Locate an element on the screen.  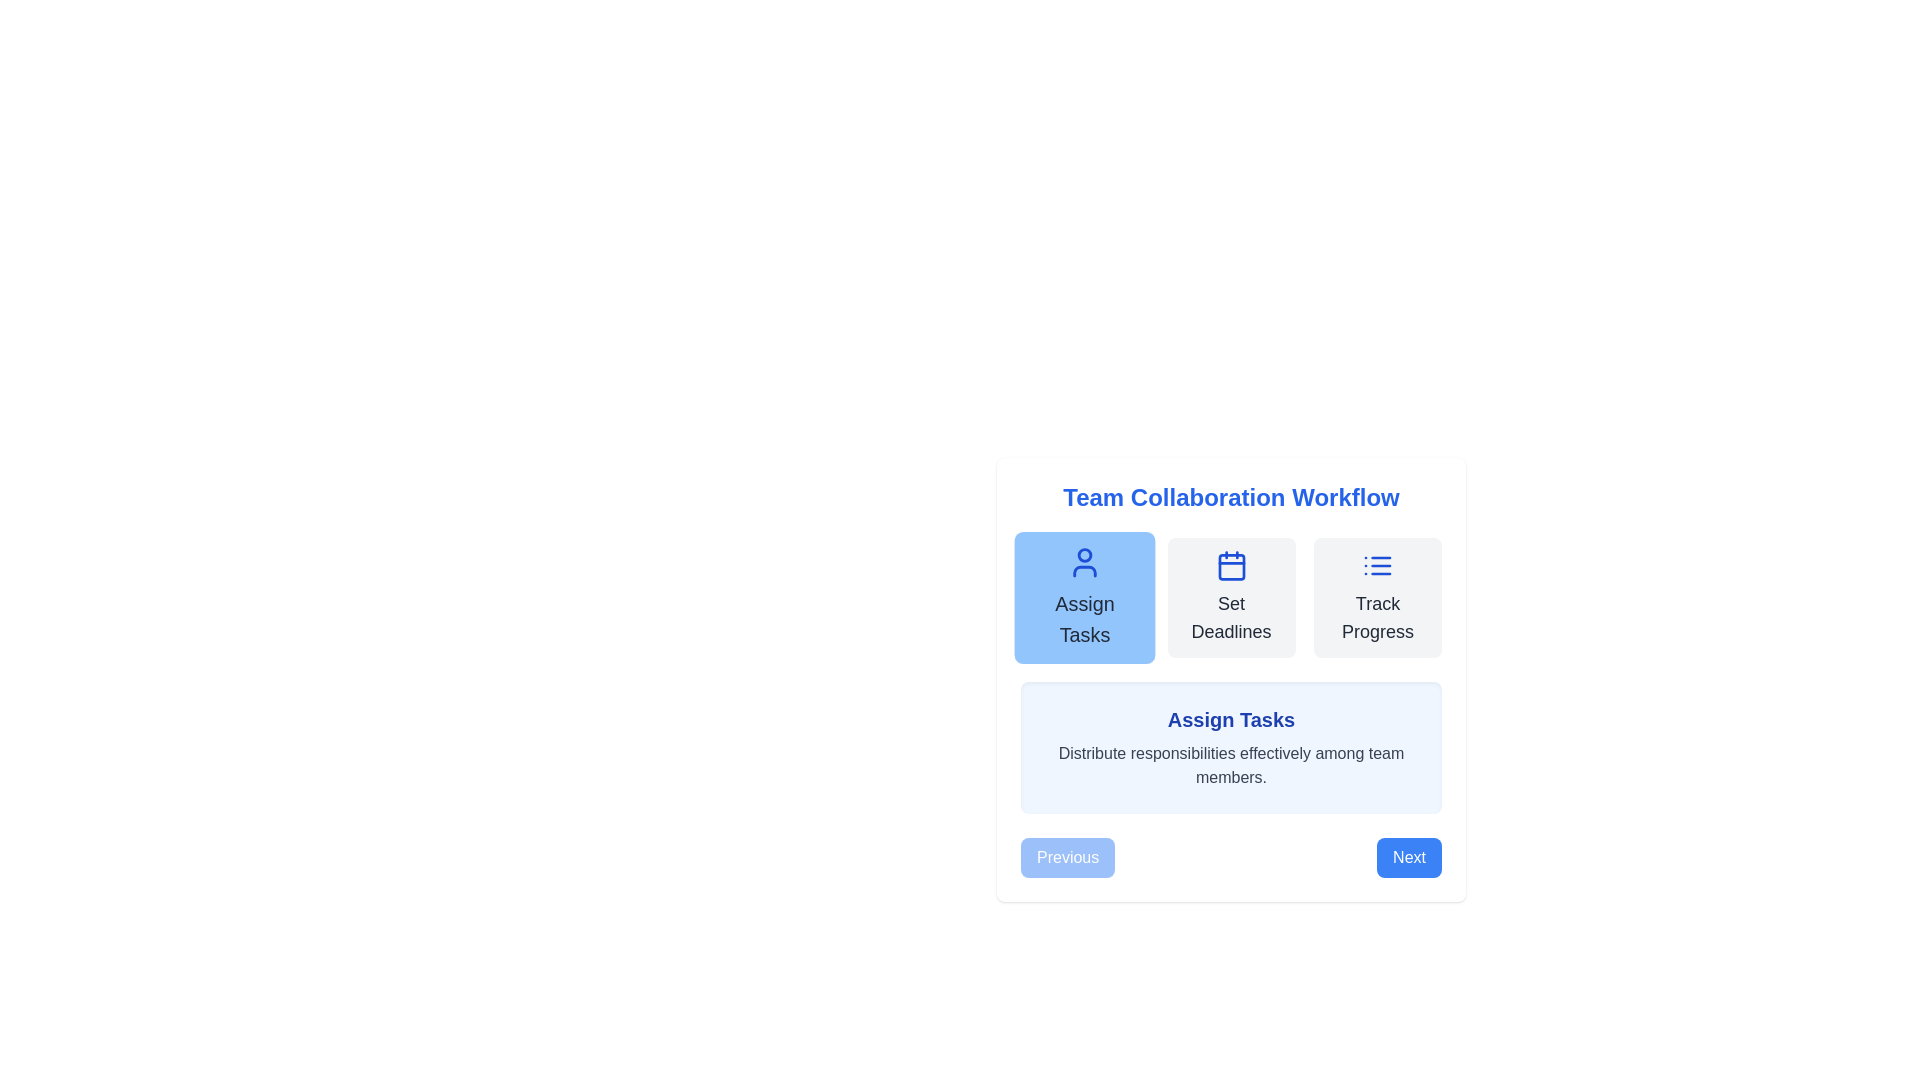
the 'Assign Tasks' button, which is a rectangular blue button with a user icon and black text below it is located at coordinates (1083, 596).